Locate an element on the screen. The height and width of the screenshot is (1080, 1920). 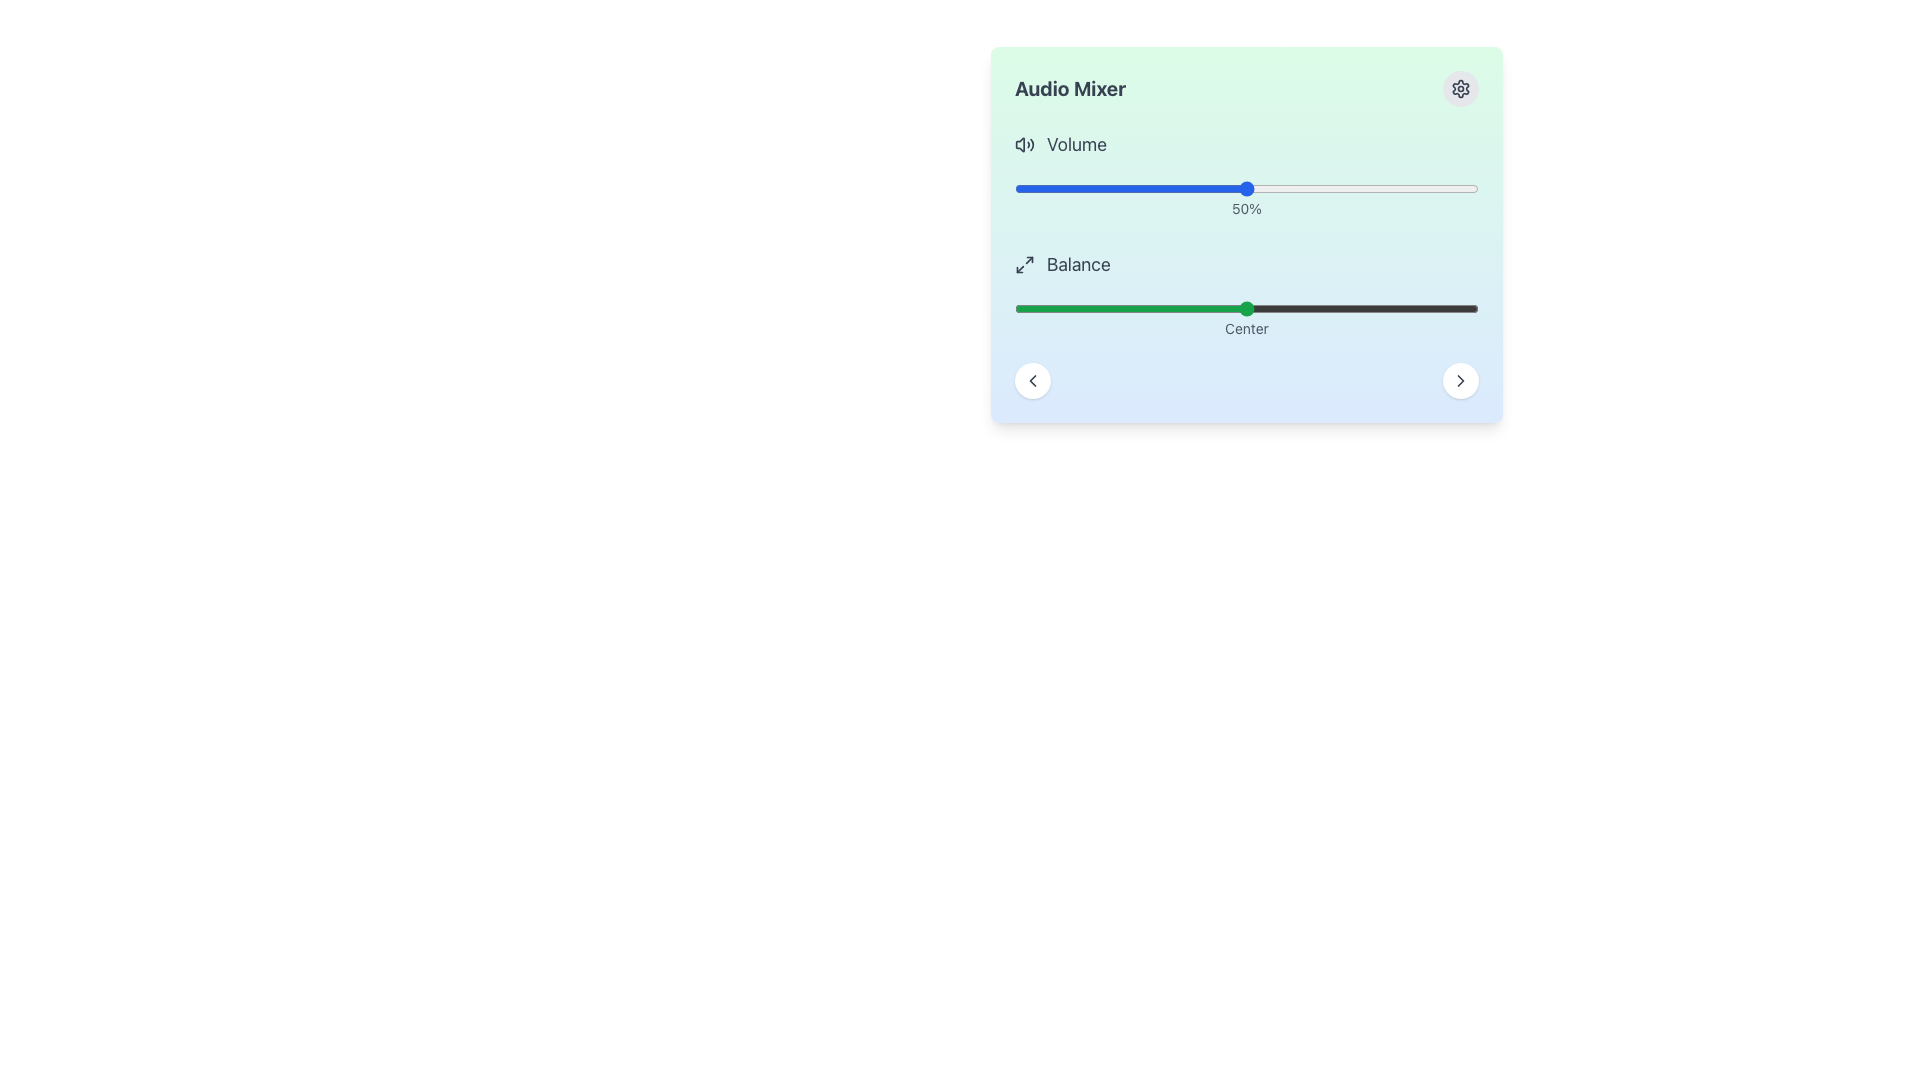
the small, right-pointing chevron icon located in the upper right corner of the interface, which is part of a circular button indicating forward navigation is located at coordinates (1460, 381).